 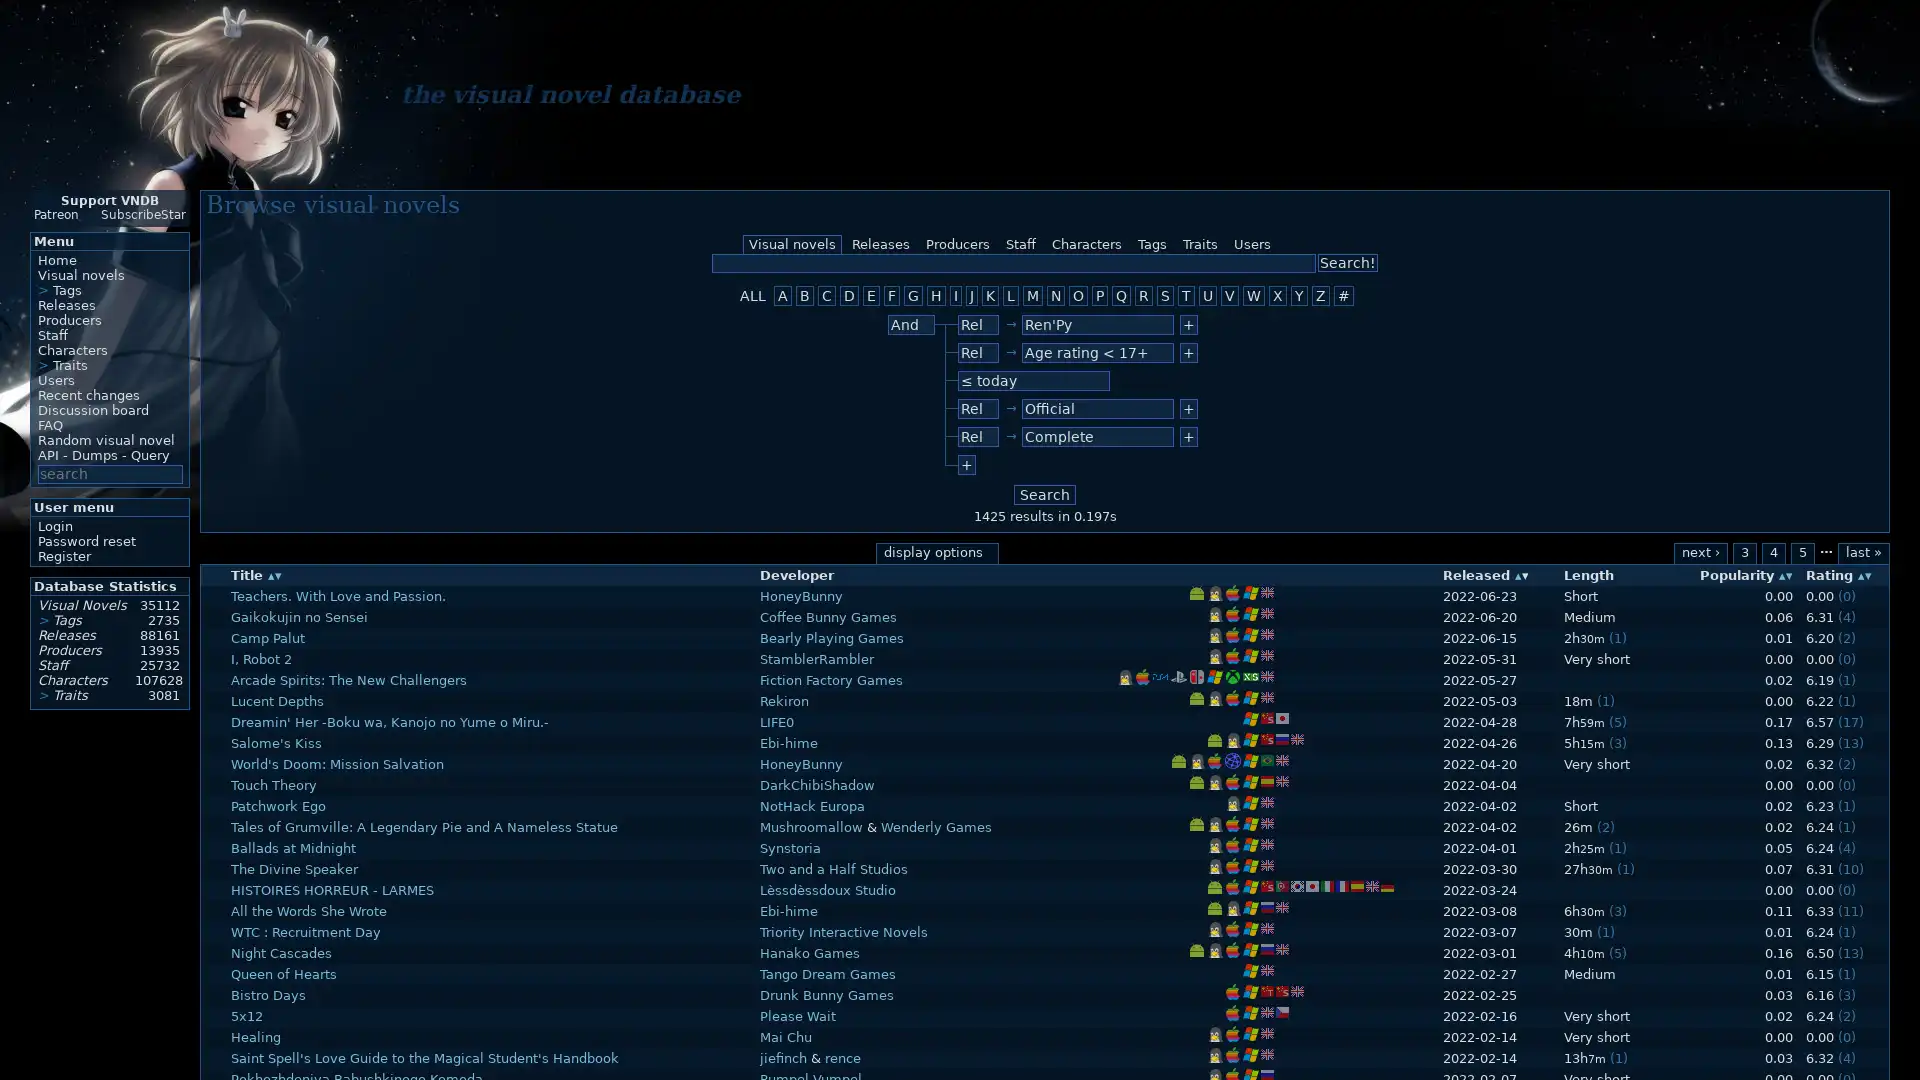 What do you see at coordinates (1044, 494) in the screenshot?
I see `Search` at bounding box center [1044, 494].